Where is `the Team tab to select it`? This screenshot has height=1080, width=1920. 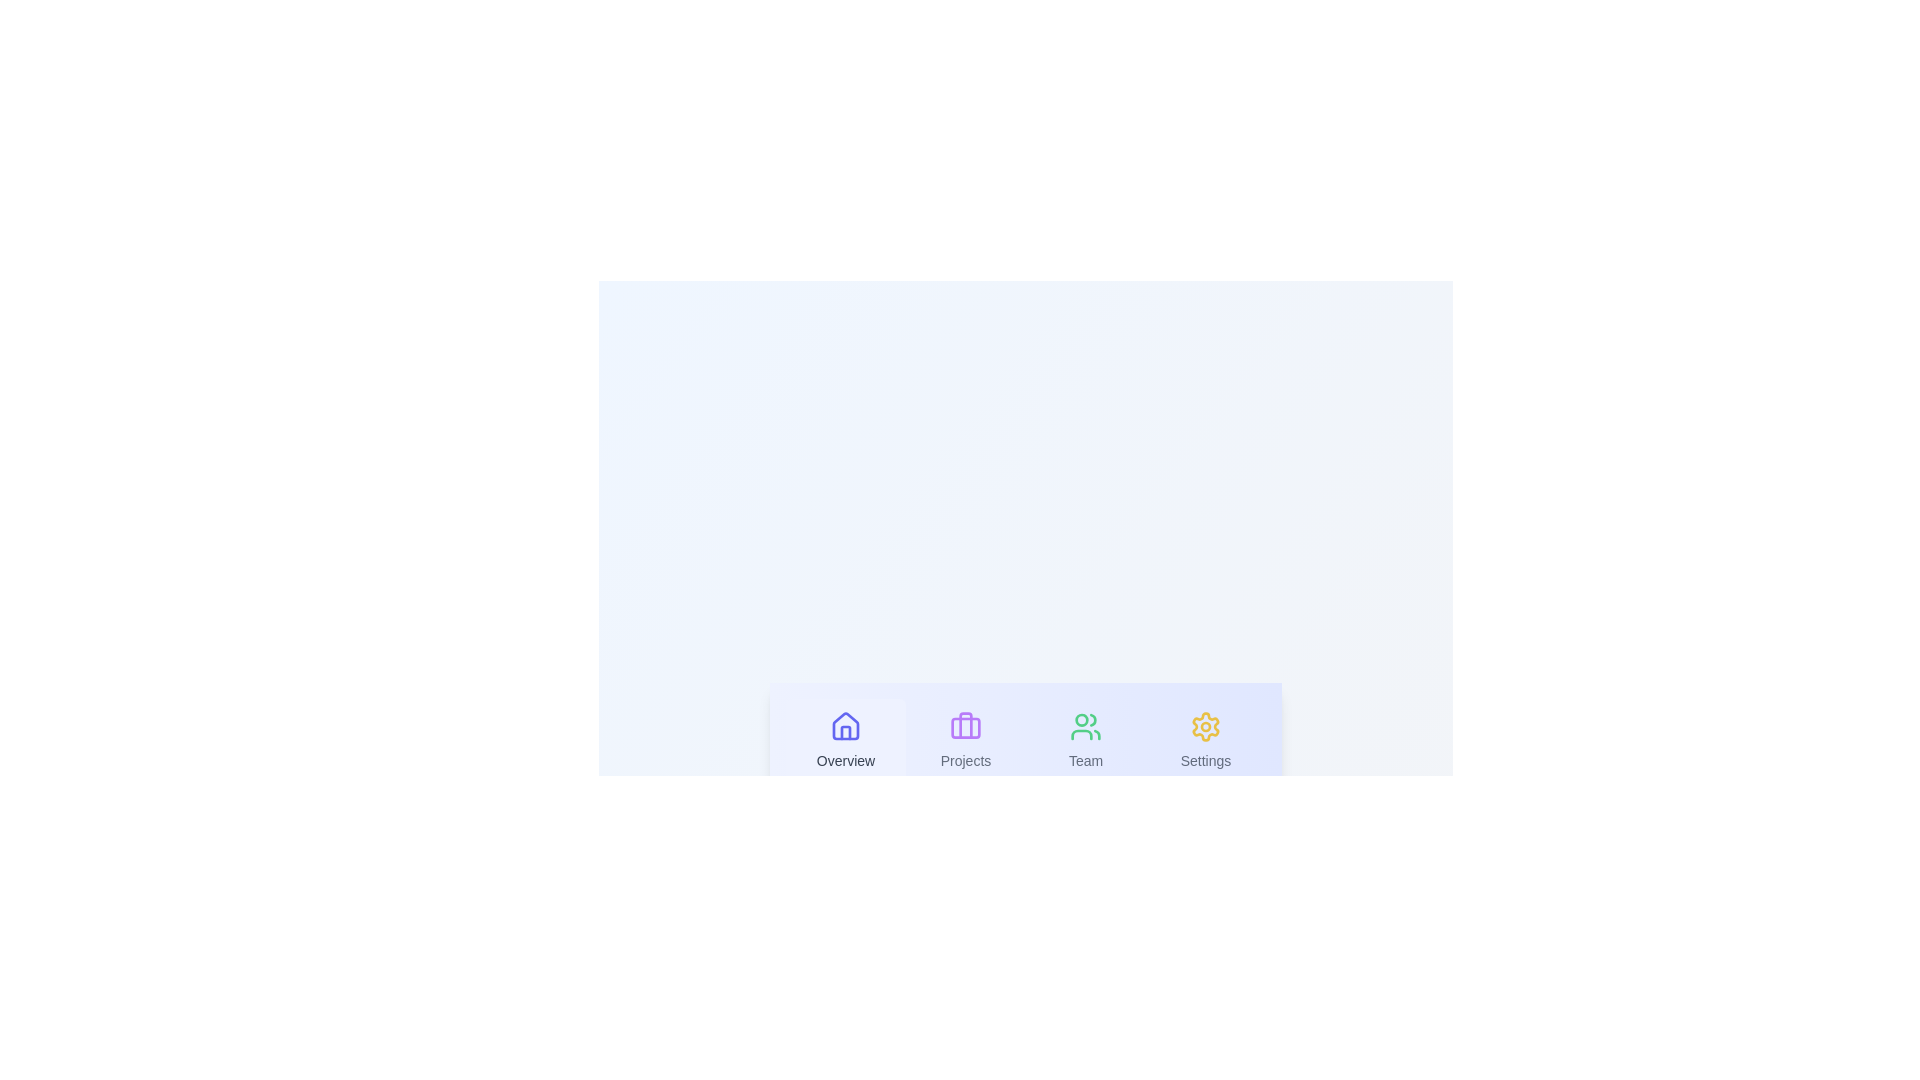
the Team tab to select it is located at coordinates (1084, 742).